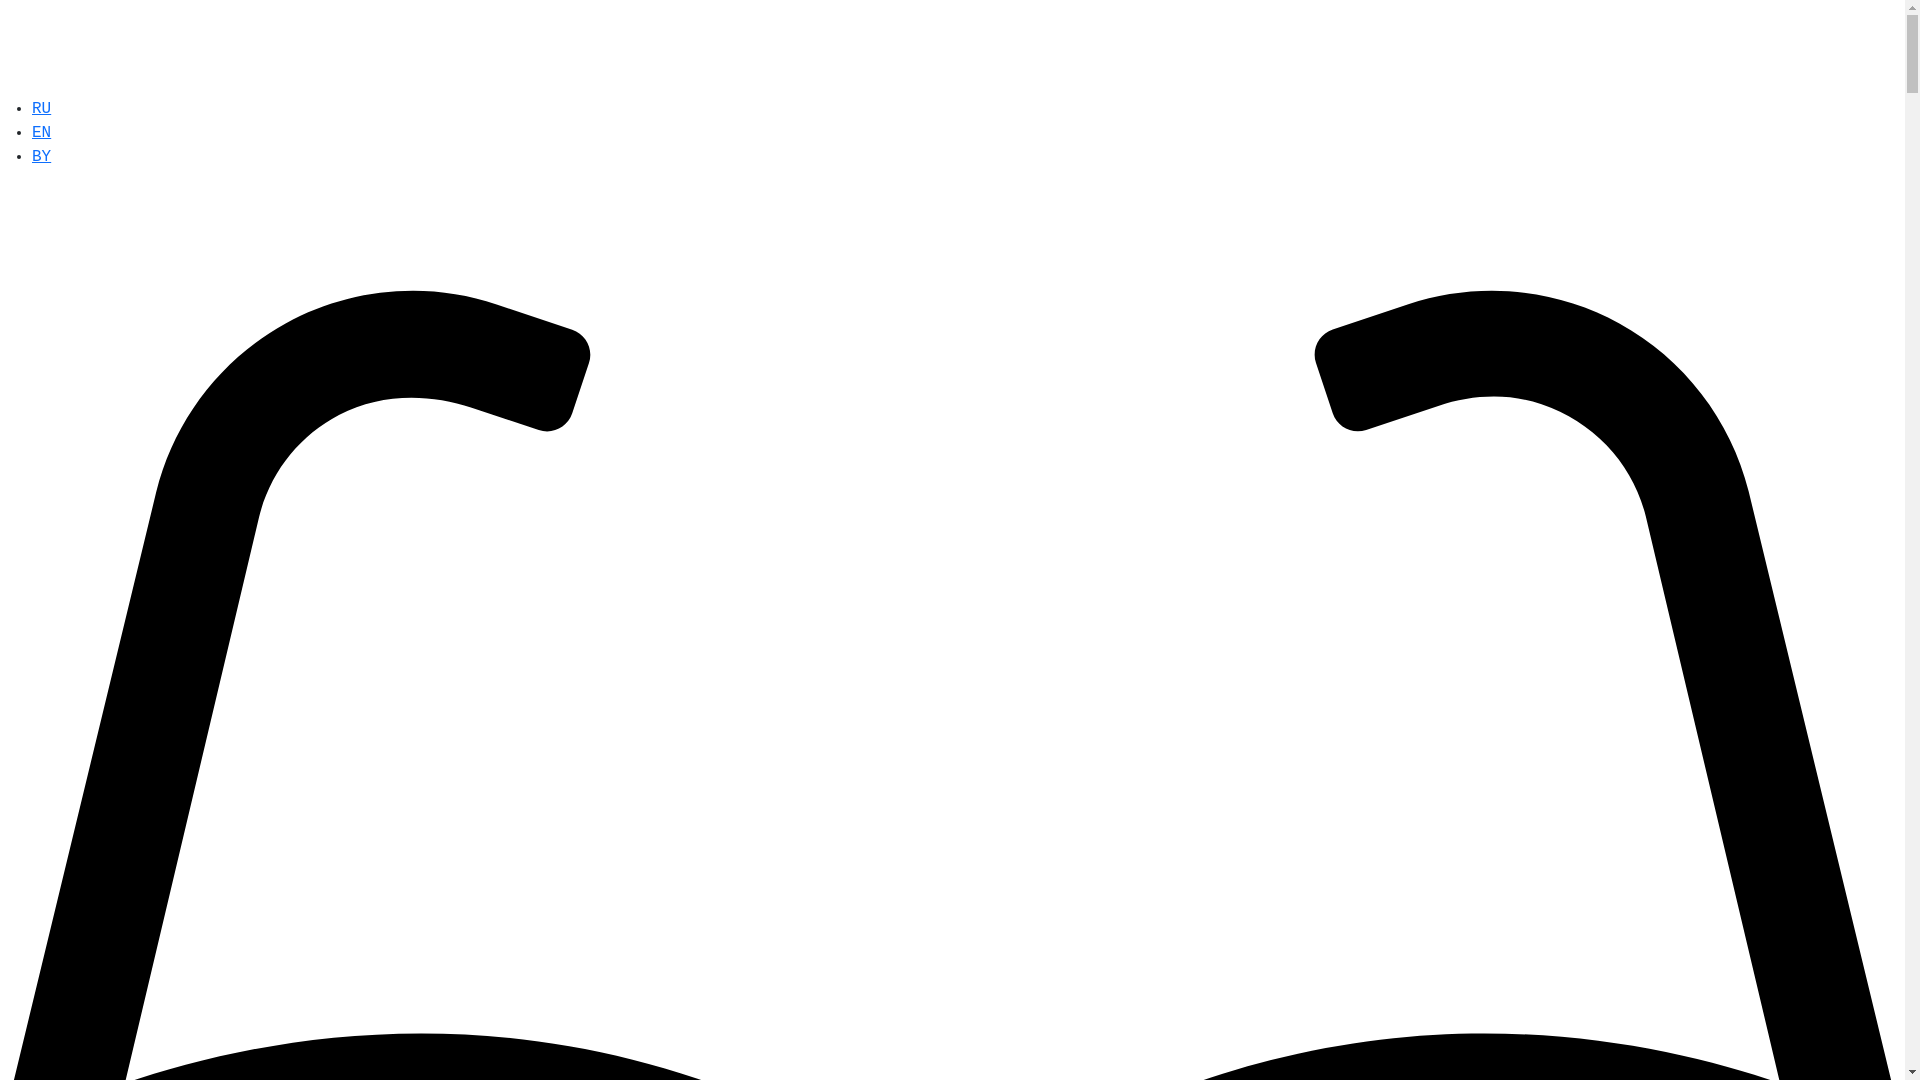 This screenshot has width=1920, height=1080. I want to click on 'BY', so click(41, 156).